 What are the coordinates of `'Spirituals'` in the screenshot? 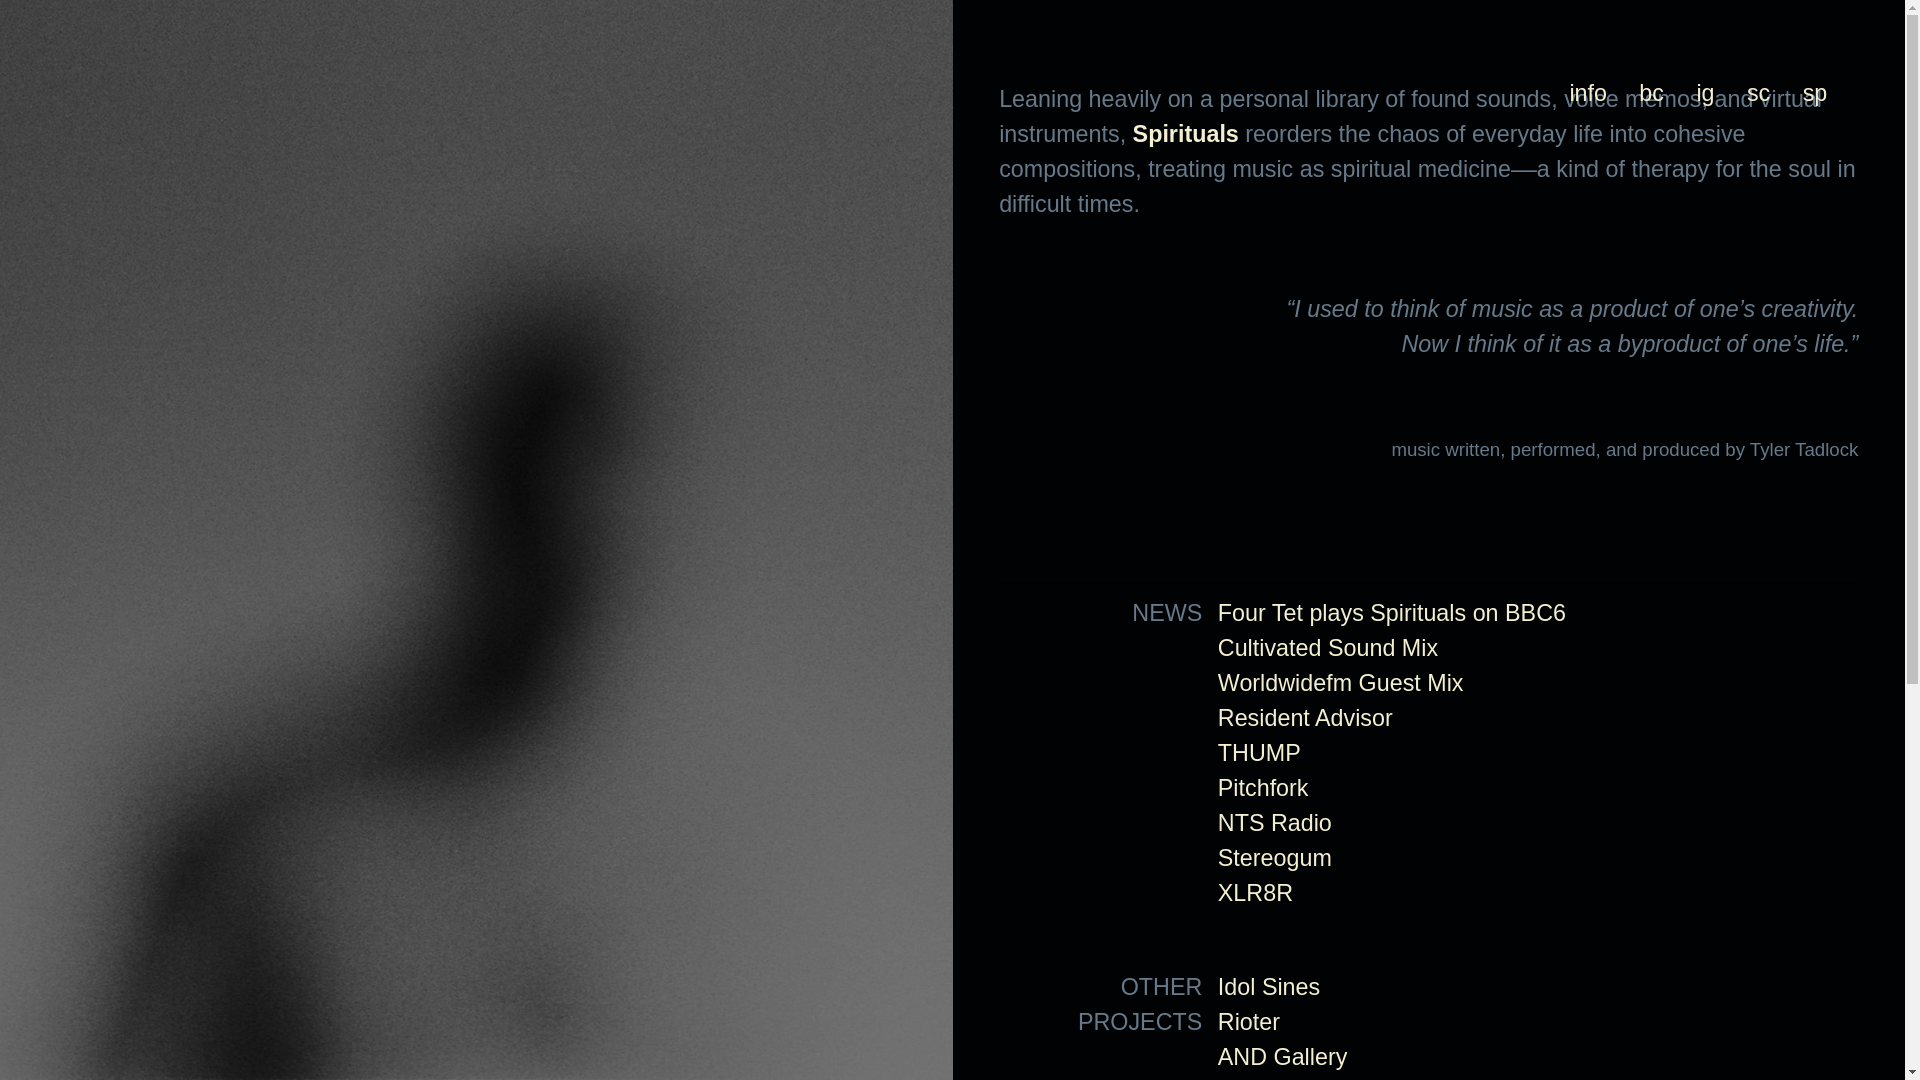 It's located at (1185, 135).